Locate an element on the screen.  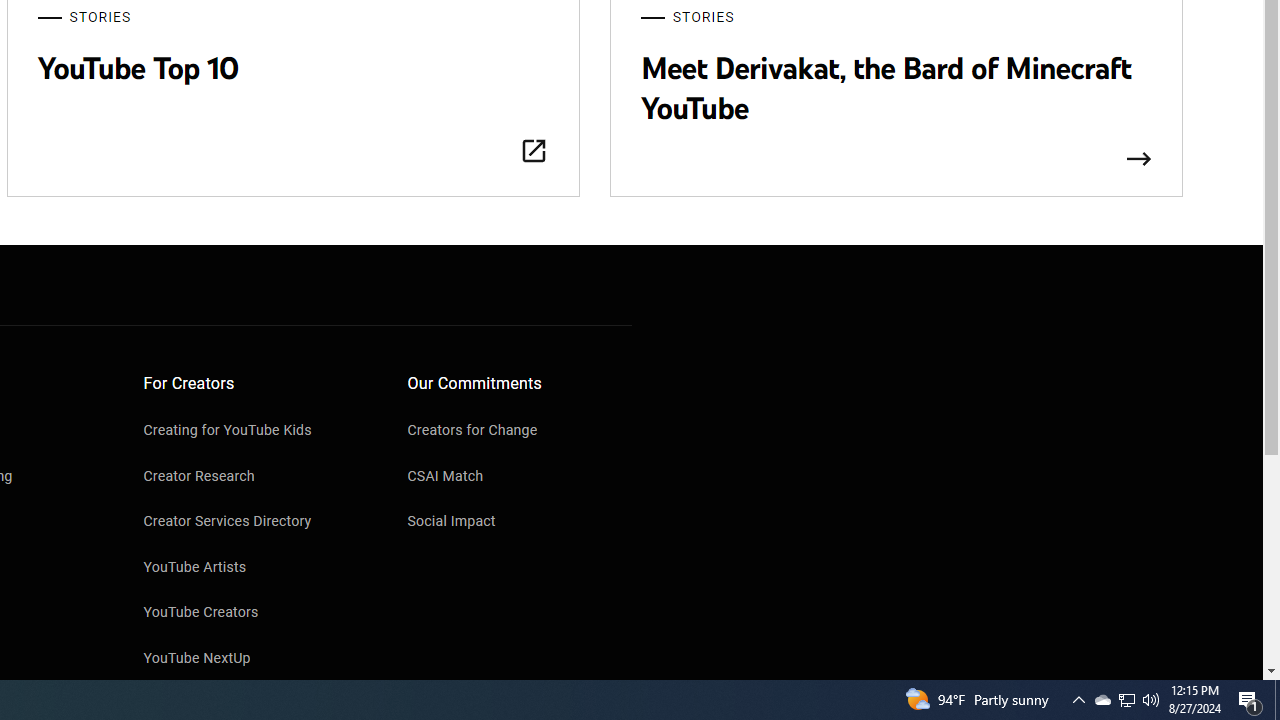
'Social Impact' is located at coordinates (519, 522).